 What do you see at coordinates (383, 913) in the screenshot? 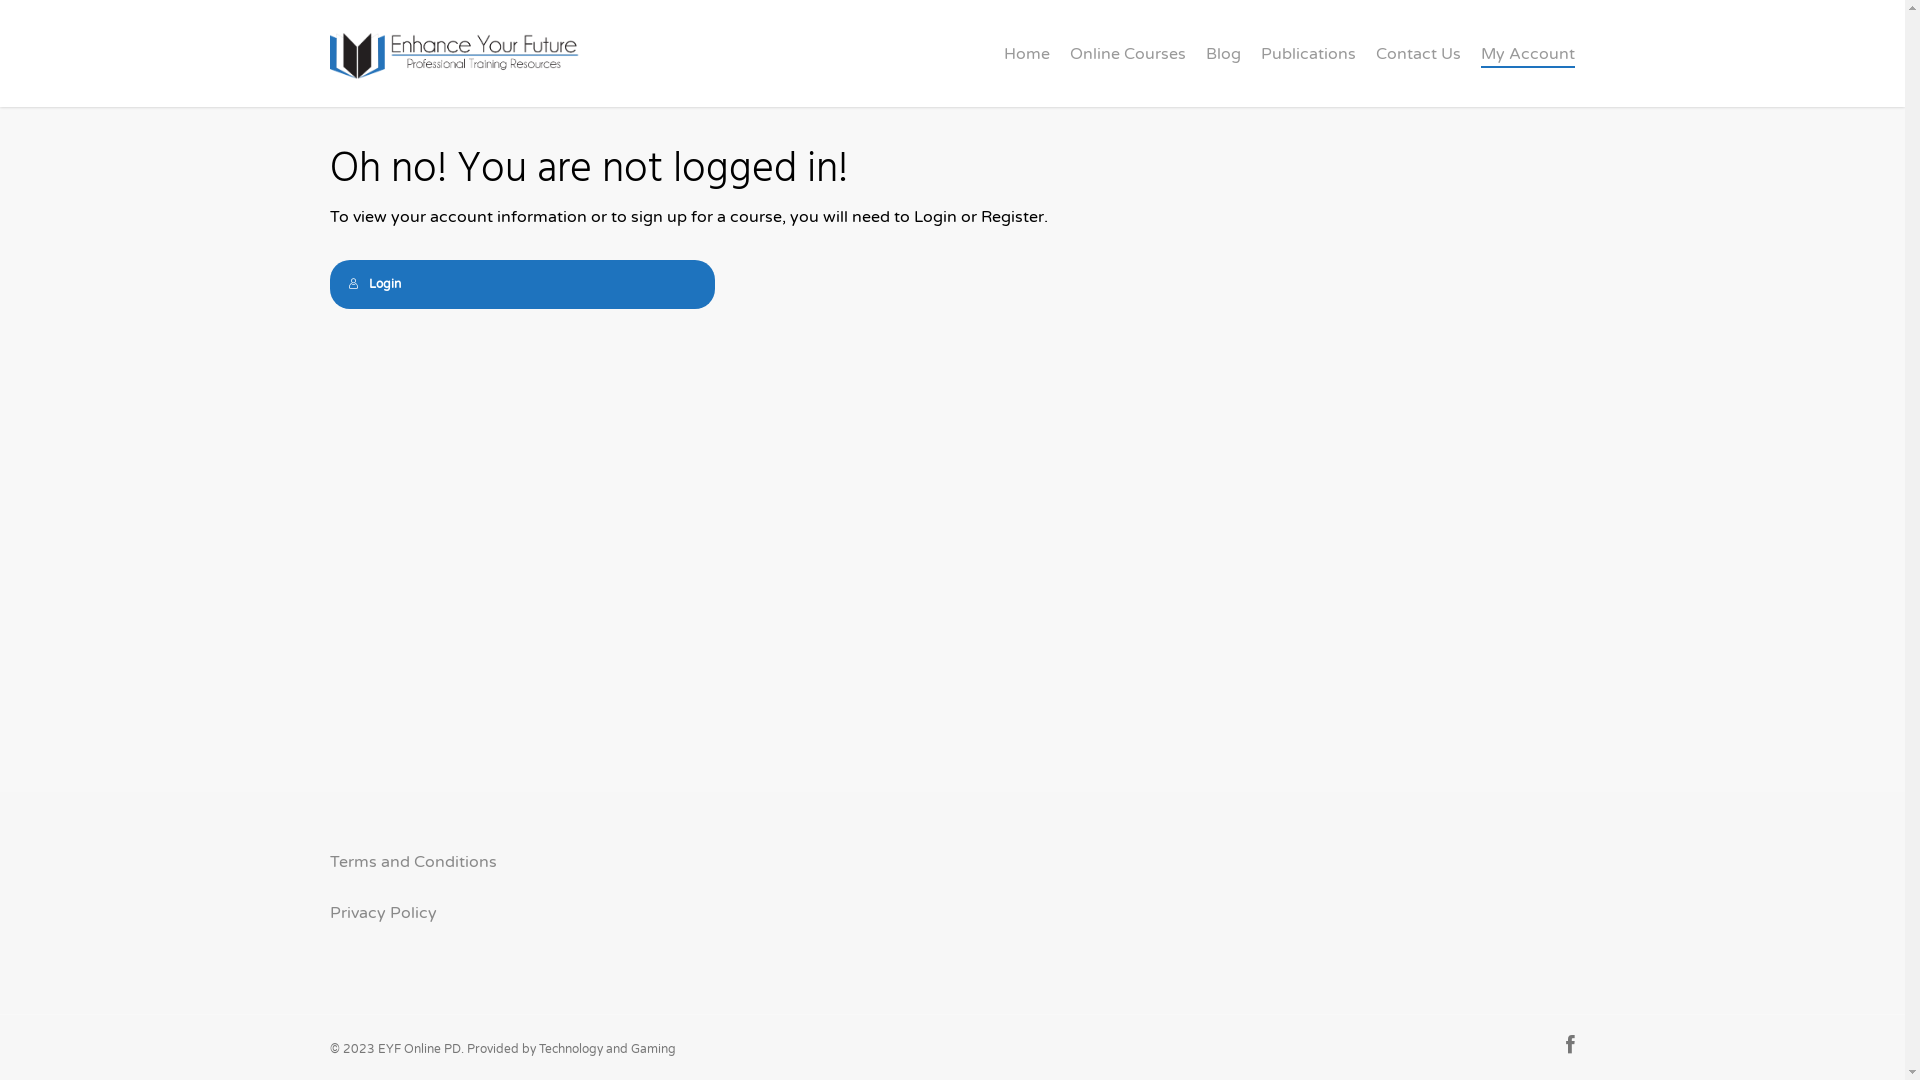
I see `'Privacy Policy'` at bounding box center [383, 913].